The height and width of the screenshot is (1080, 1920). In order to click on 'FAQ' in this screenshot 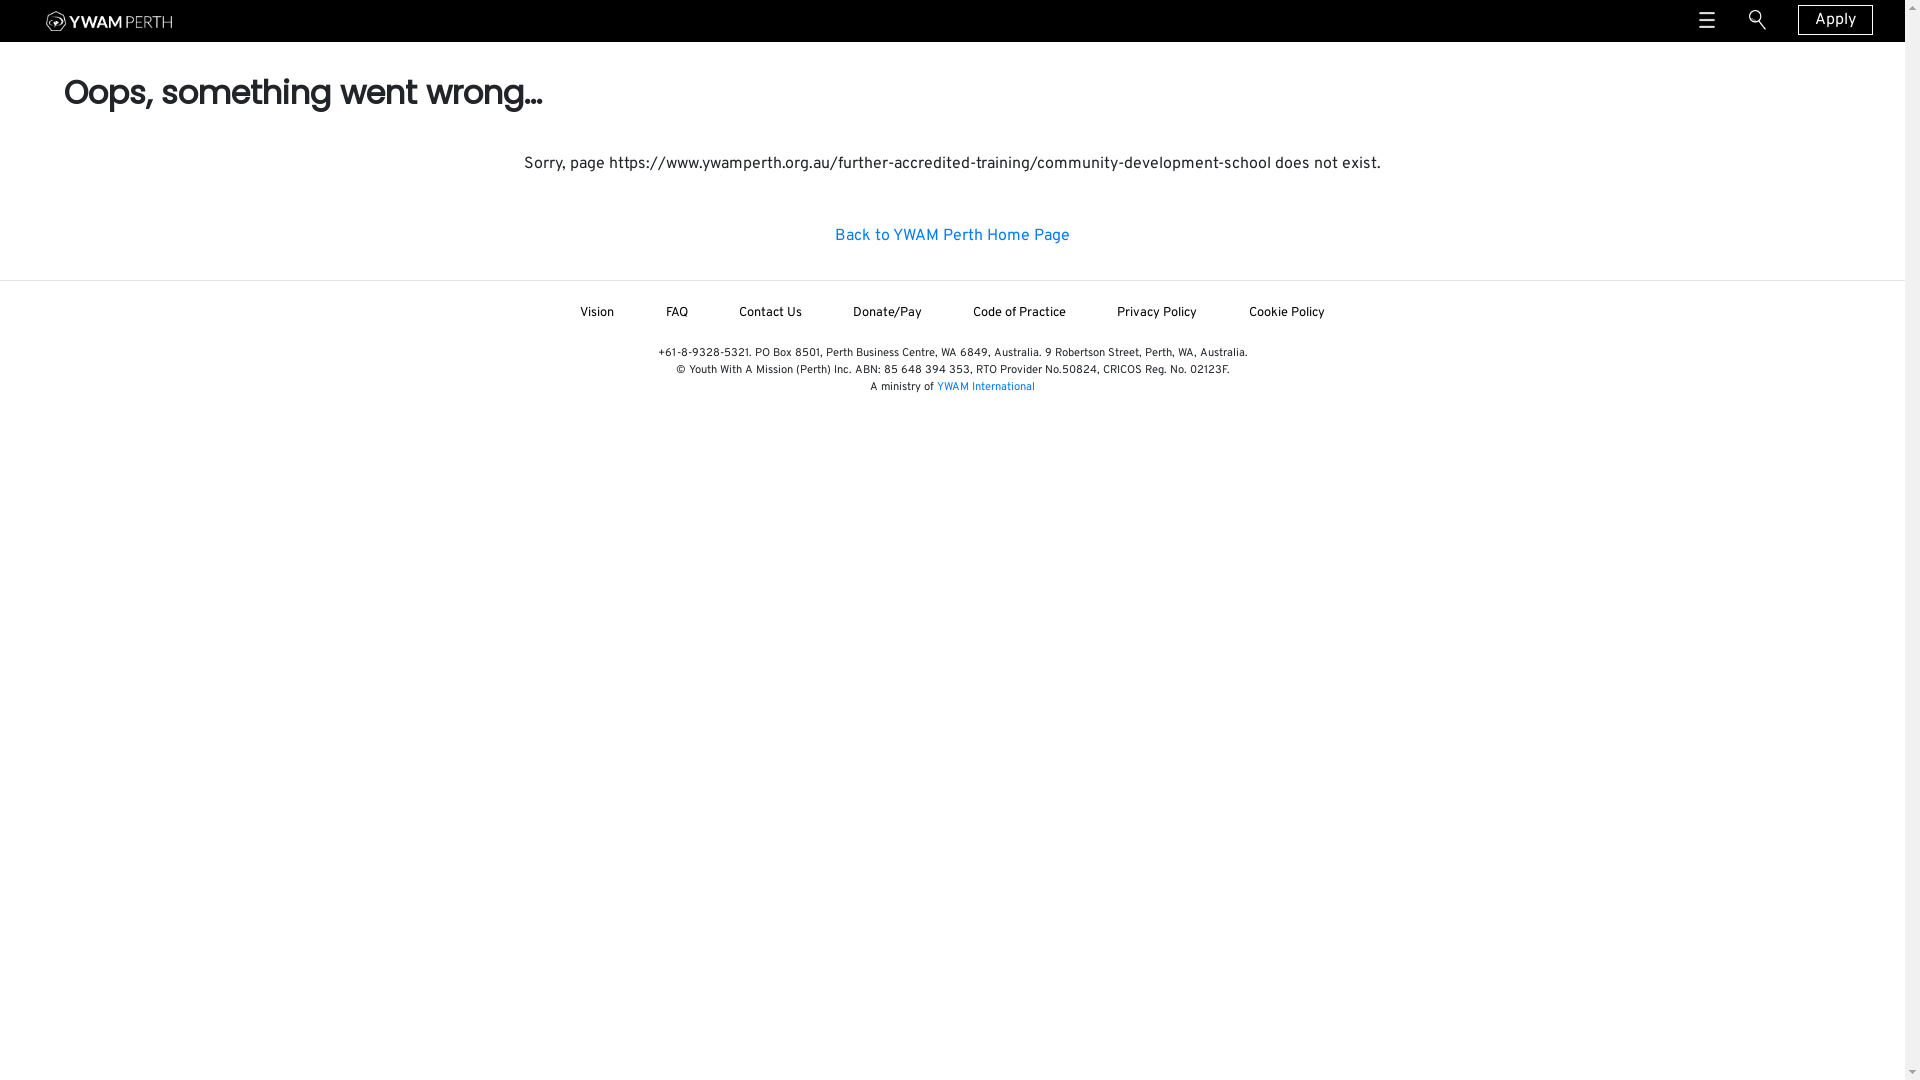, I will do `click(638, 312)`.